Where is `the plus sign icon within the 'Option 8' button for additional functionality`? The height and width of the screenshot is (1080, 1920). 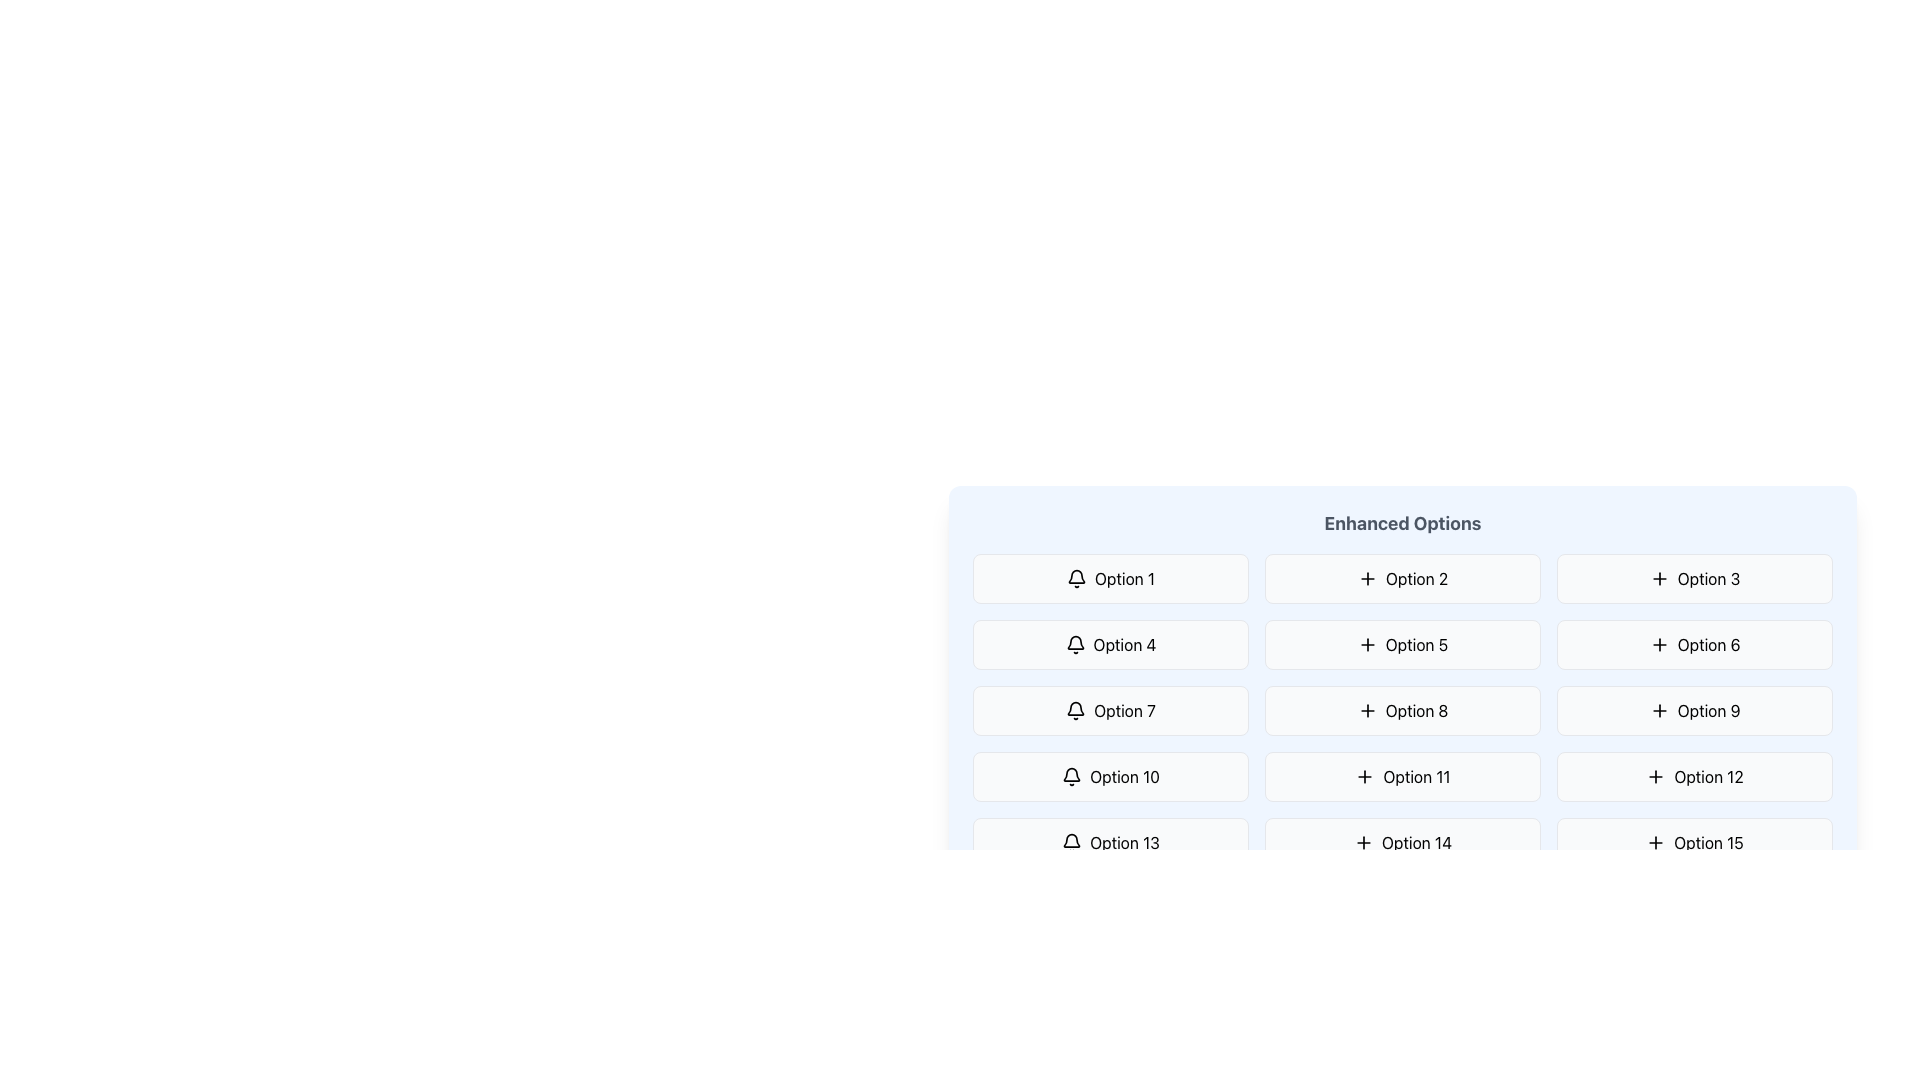 the plus sign icon within the 'Option 8' button for additional functionality is located at coordinates (1366, 709).